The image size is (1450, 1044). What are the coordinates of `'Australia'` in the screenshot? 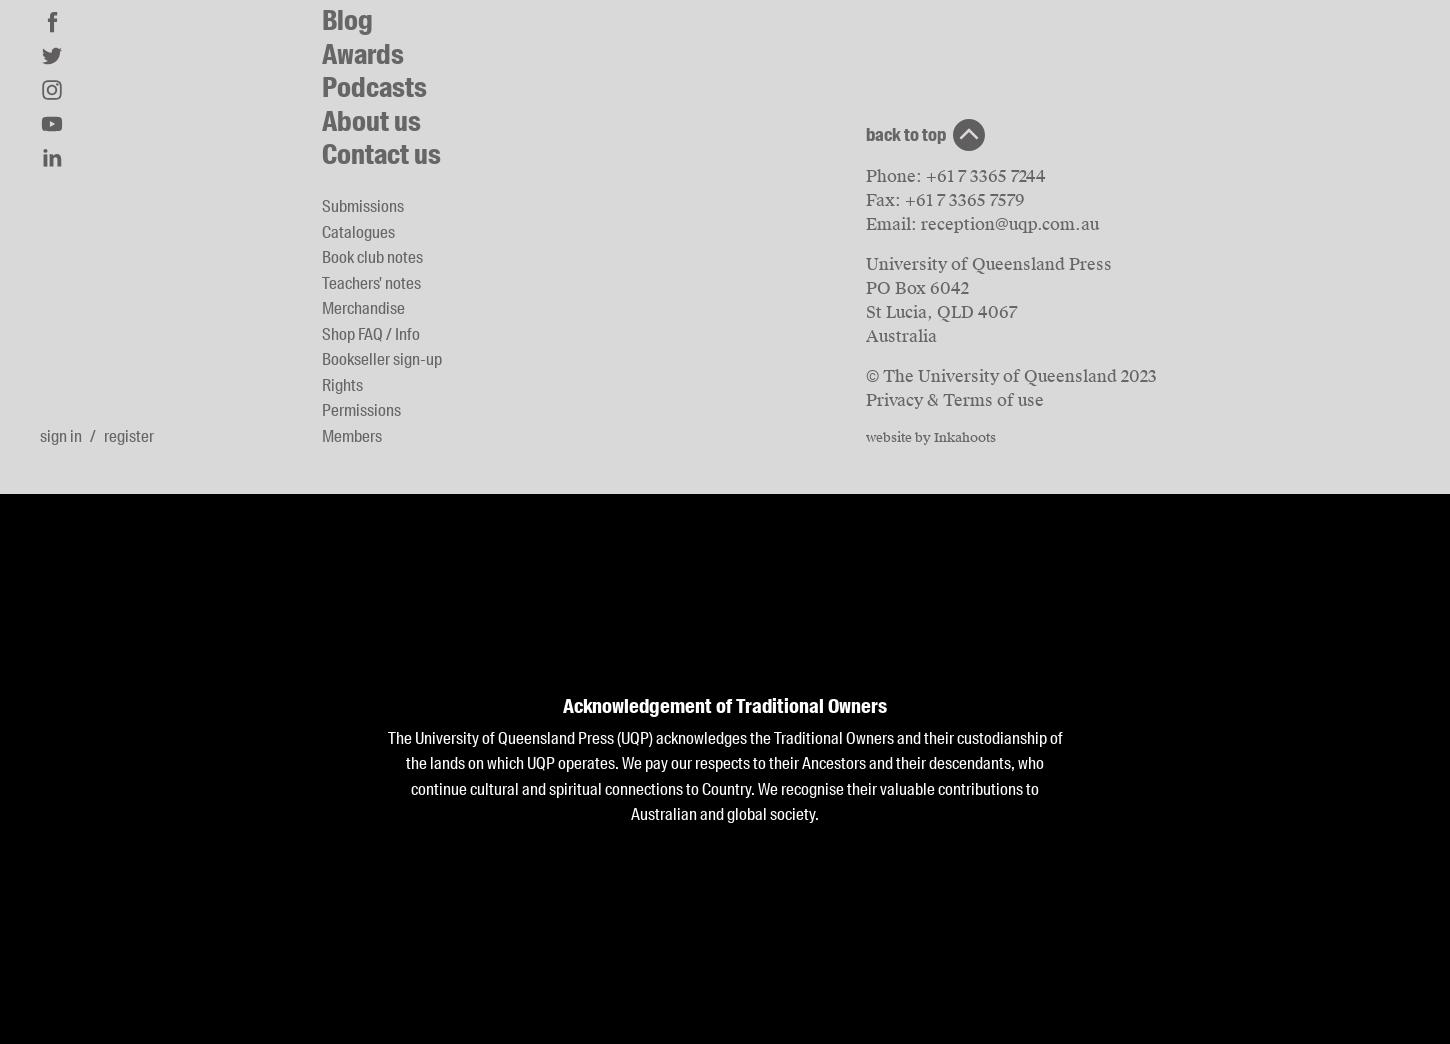 It's located at (900, 335).